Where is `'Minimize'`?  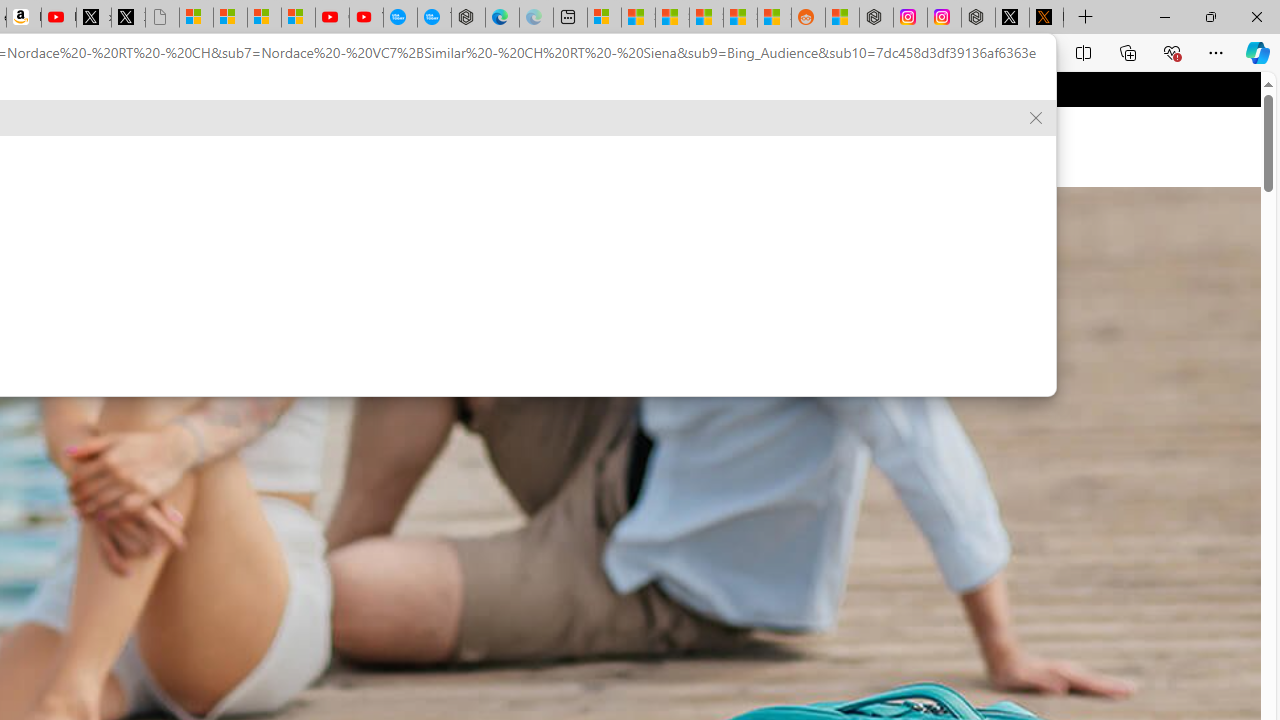 'Minimize' is located at coordinates (1164, 16).